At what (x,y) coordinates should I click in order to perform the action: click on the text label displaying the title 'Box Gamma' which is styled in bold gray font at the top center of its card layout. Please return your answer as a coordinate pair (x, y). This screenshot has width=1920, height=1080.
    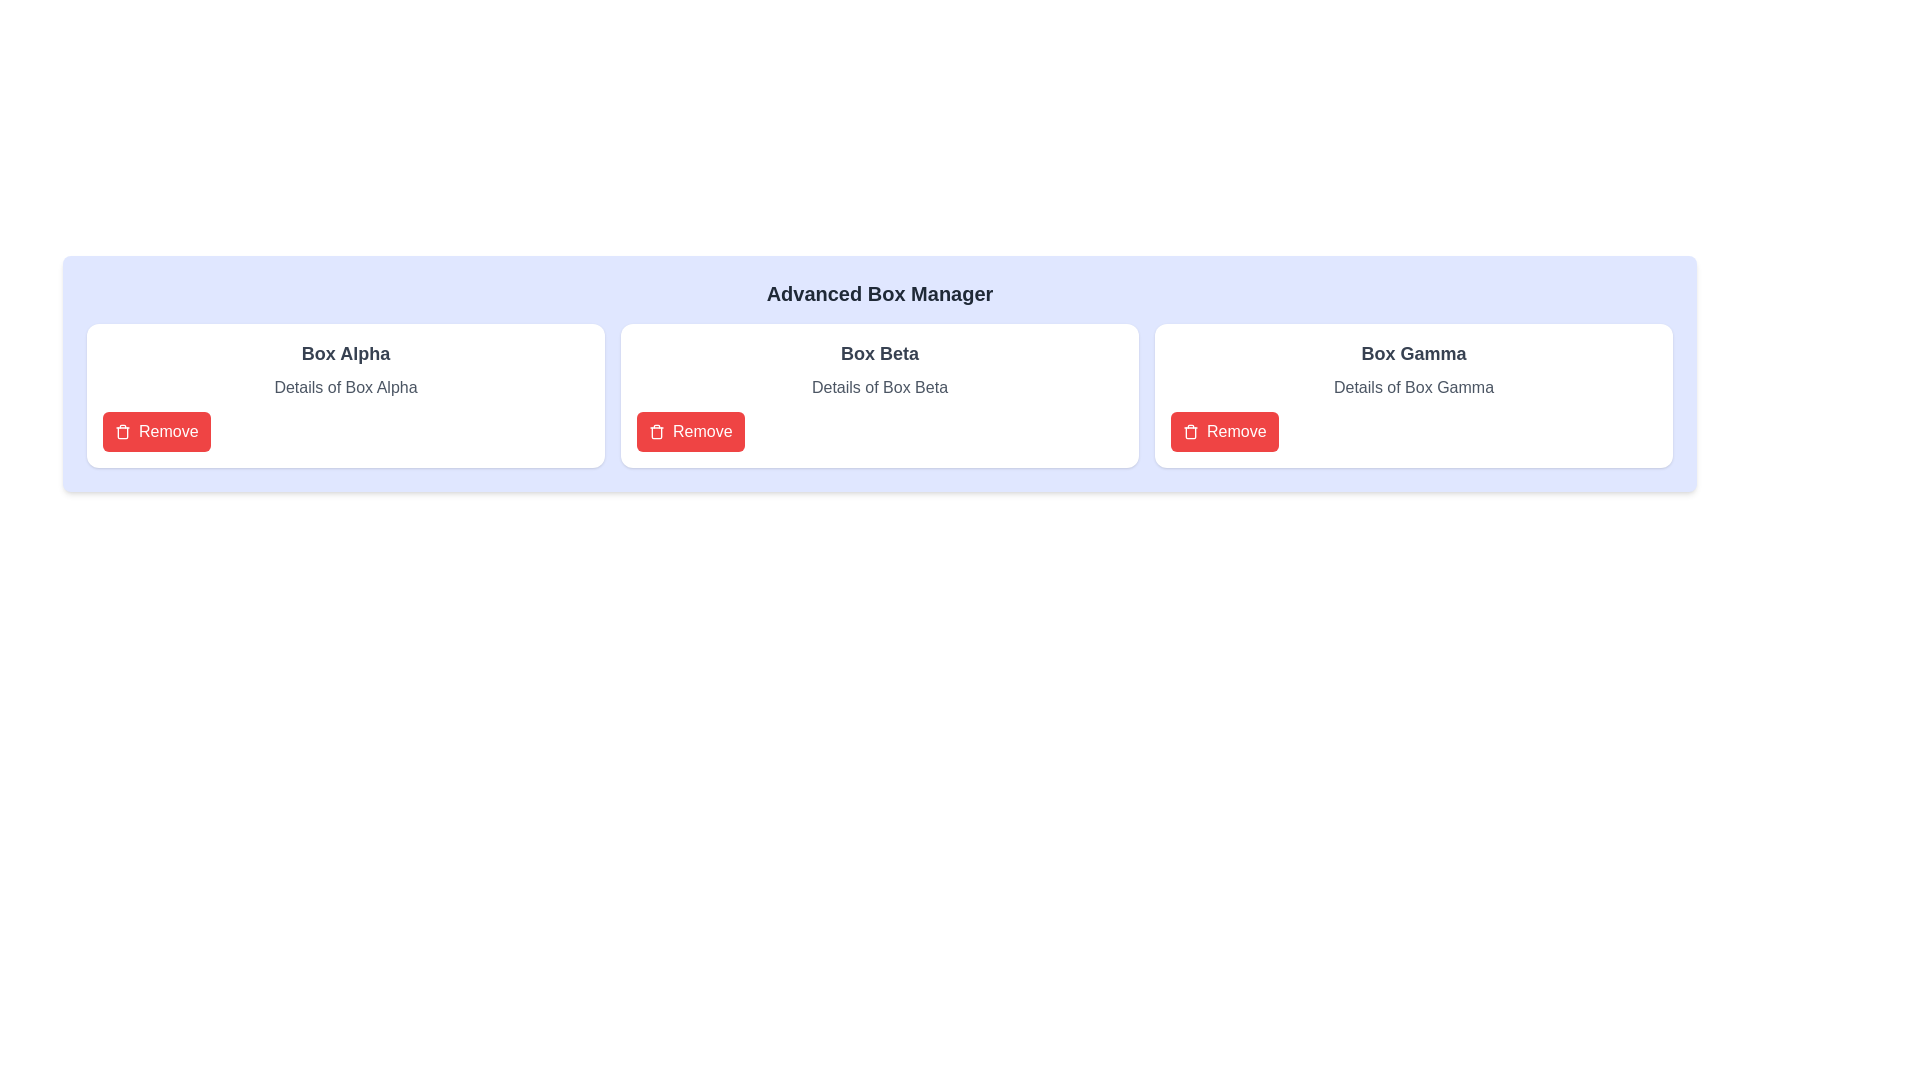
    Looking at the image, I should click on (1413, 353).